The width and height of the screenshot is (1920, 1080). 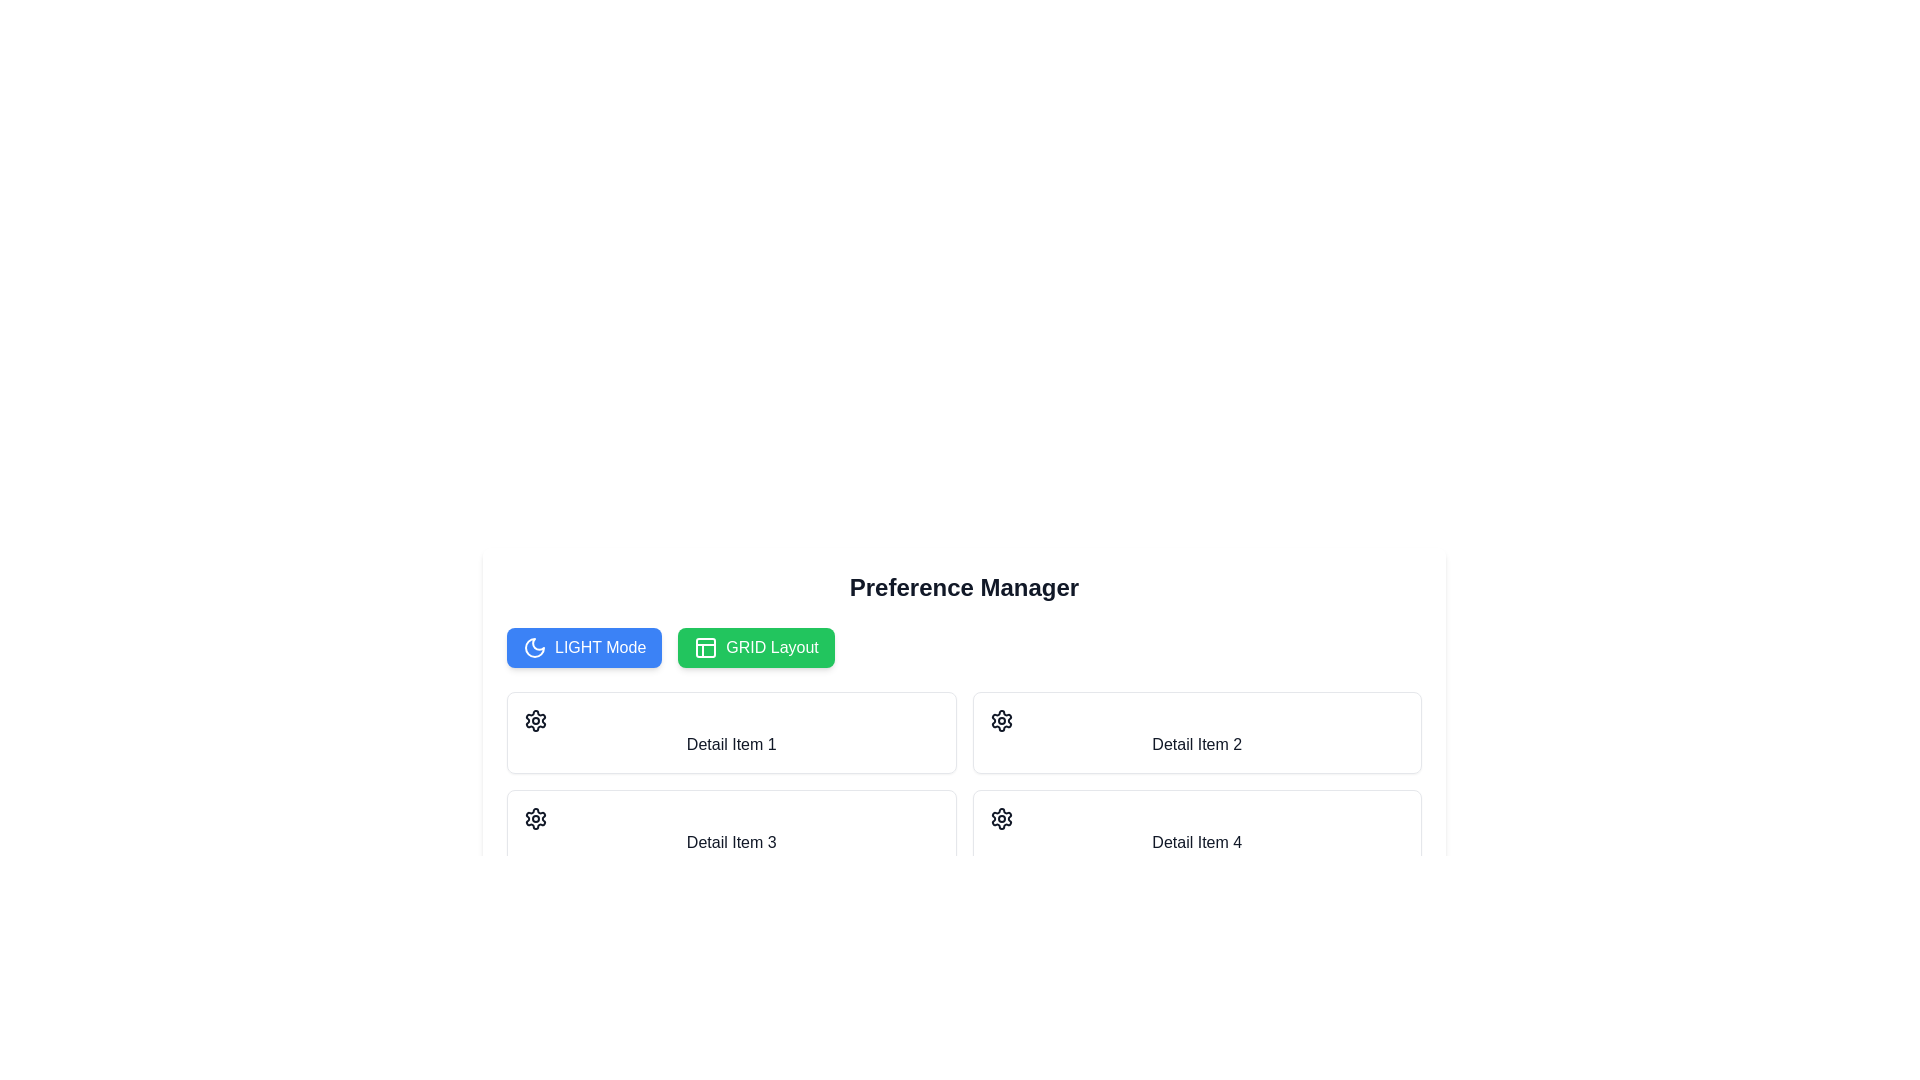 I want to click on the grid item labeled 'Detail Item 4' by performing a left click, so click(x=1197, y=830).